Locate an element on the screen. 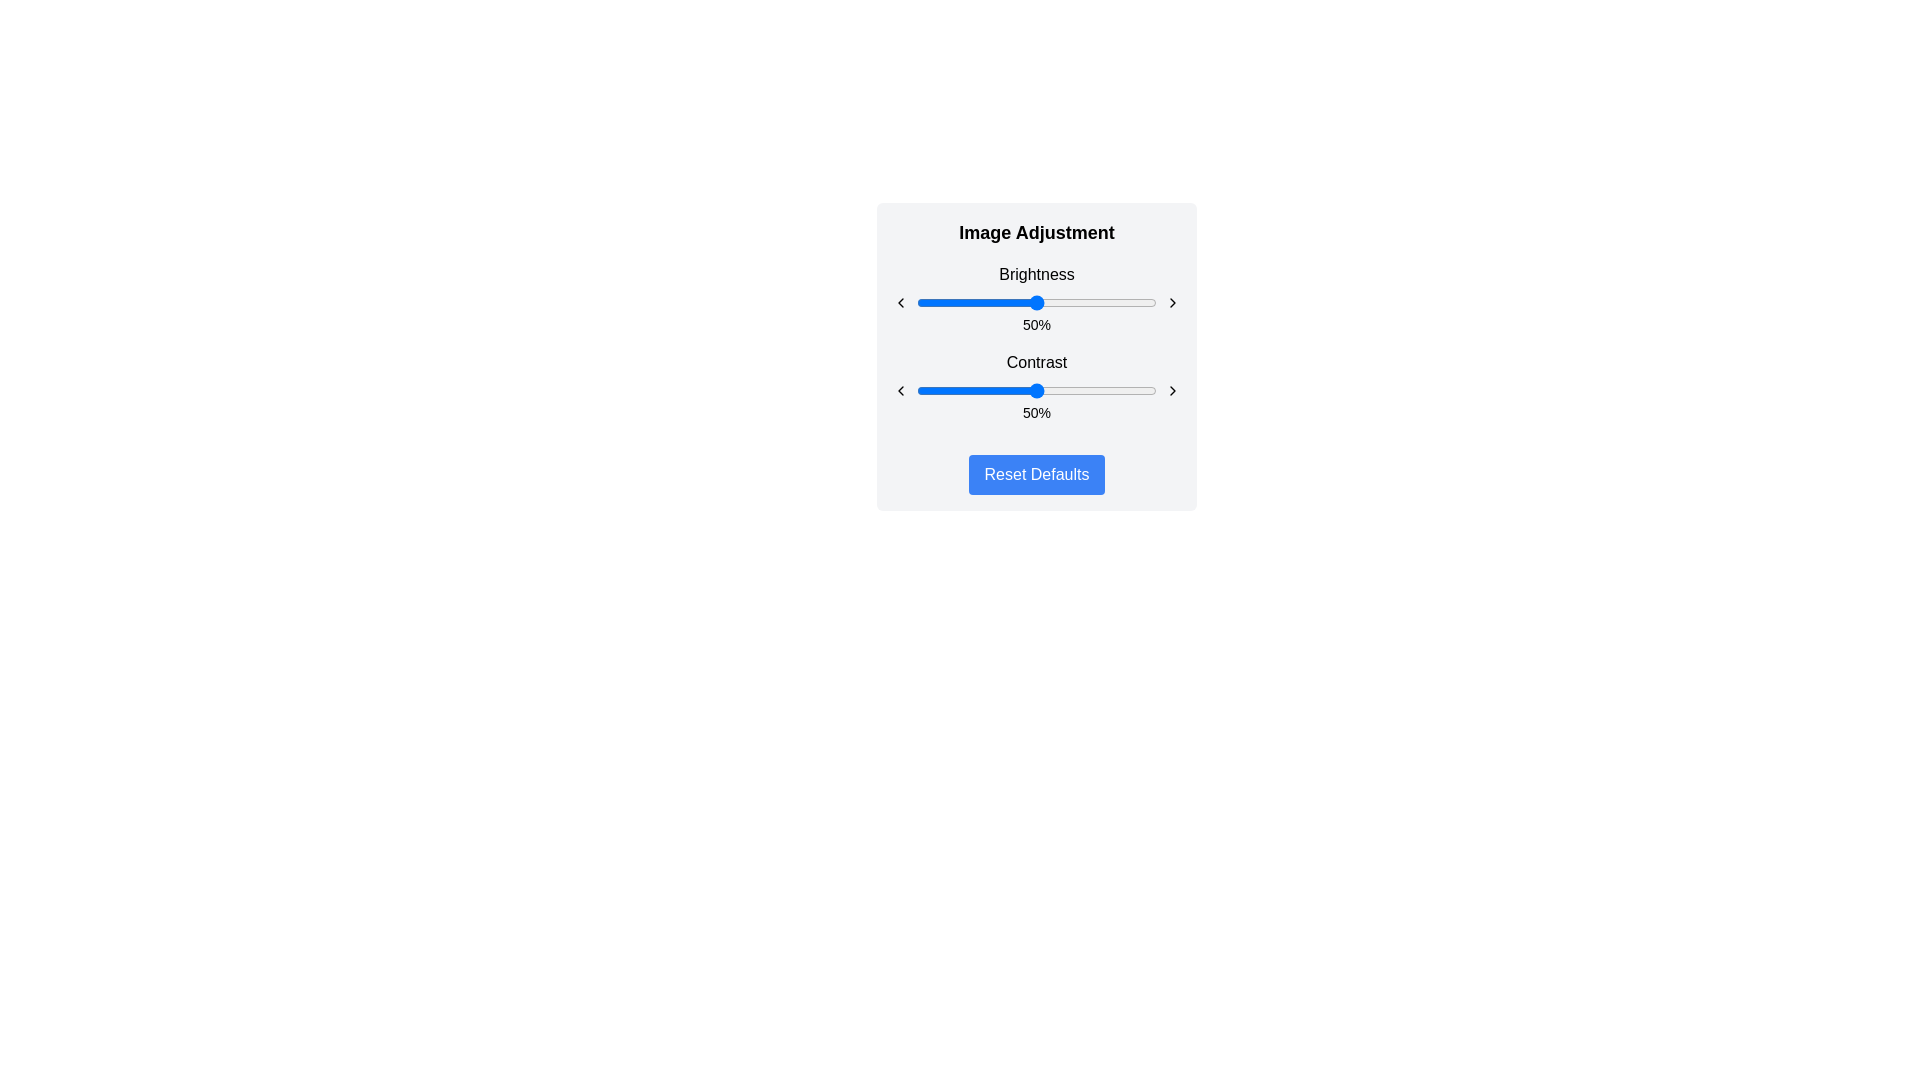 This screenshot has height=1080, width=1920. brightness is located at coordinates (1048, 303).